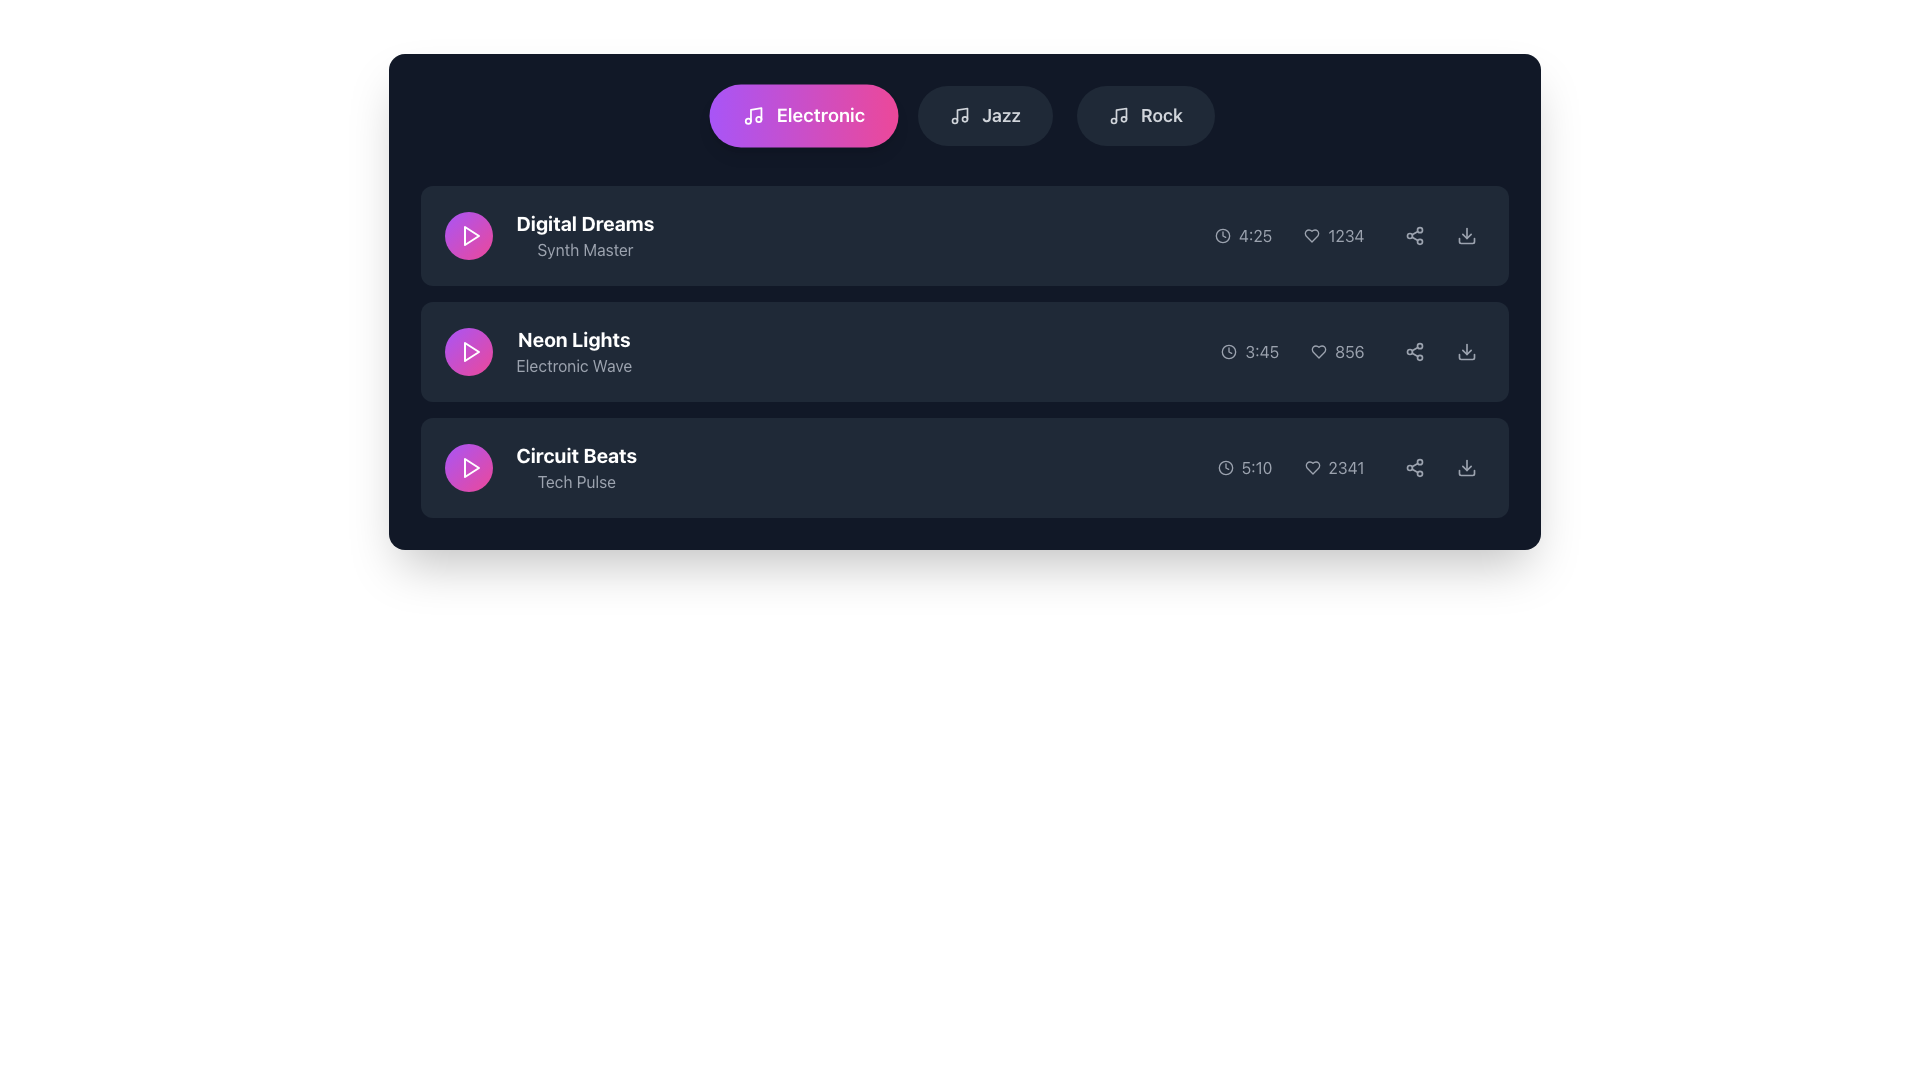 This screenshot has height=1080, width=1920. I want to click on the 'Electronic' button with a gradient background and a musical note icon, so click(804, 115).